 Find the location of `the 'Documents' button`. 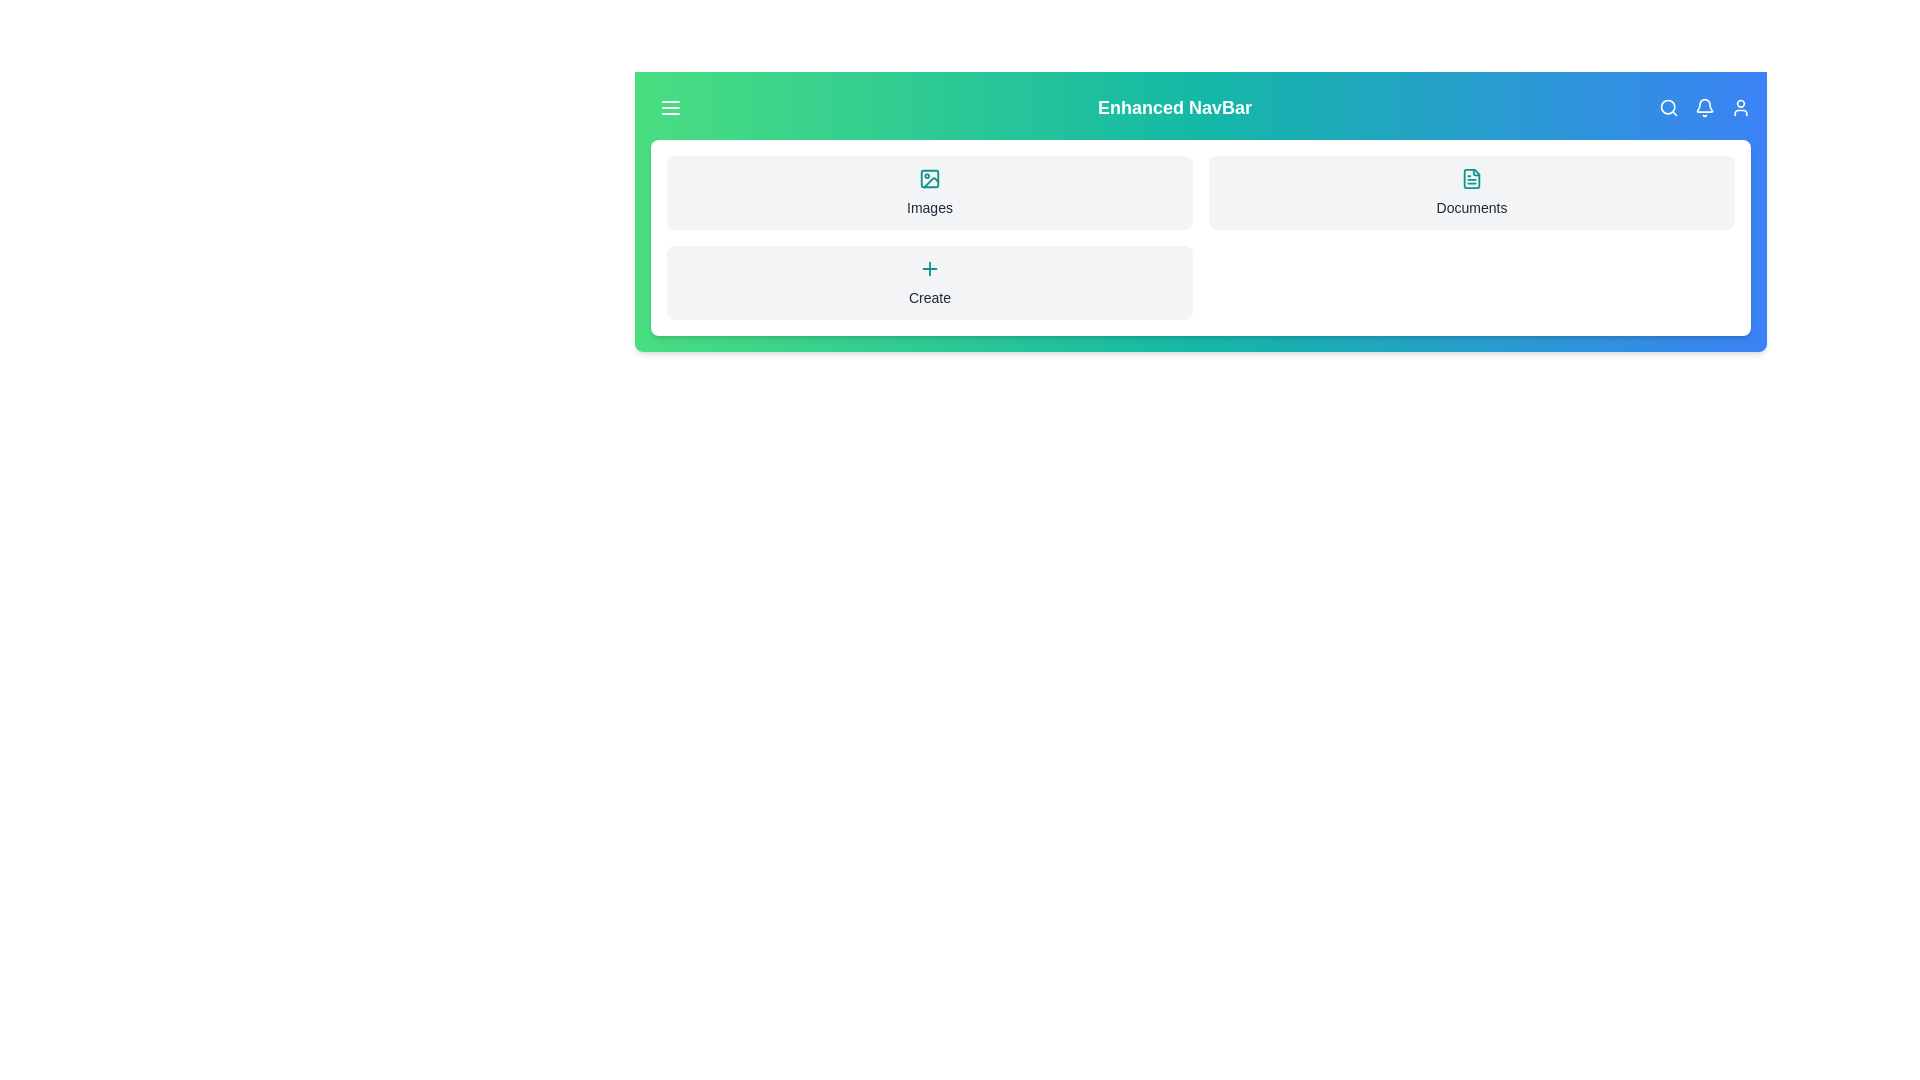

the 'Documents' button is located at coordinates (1472, 192).